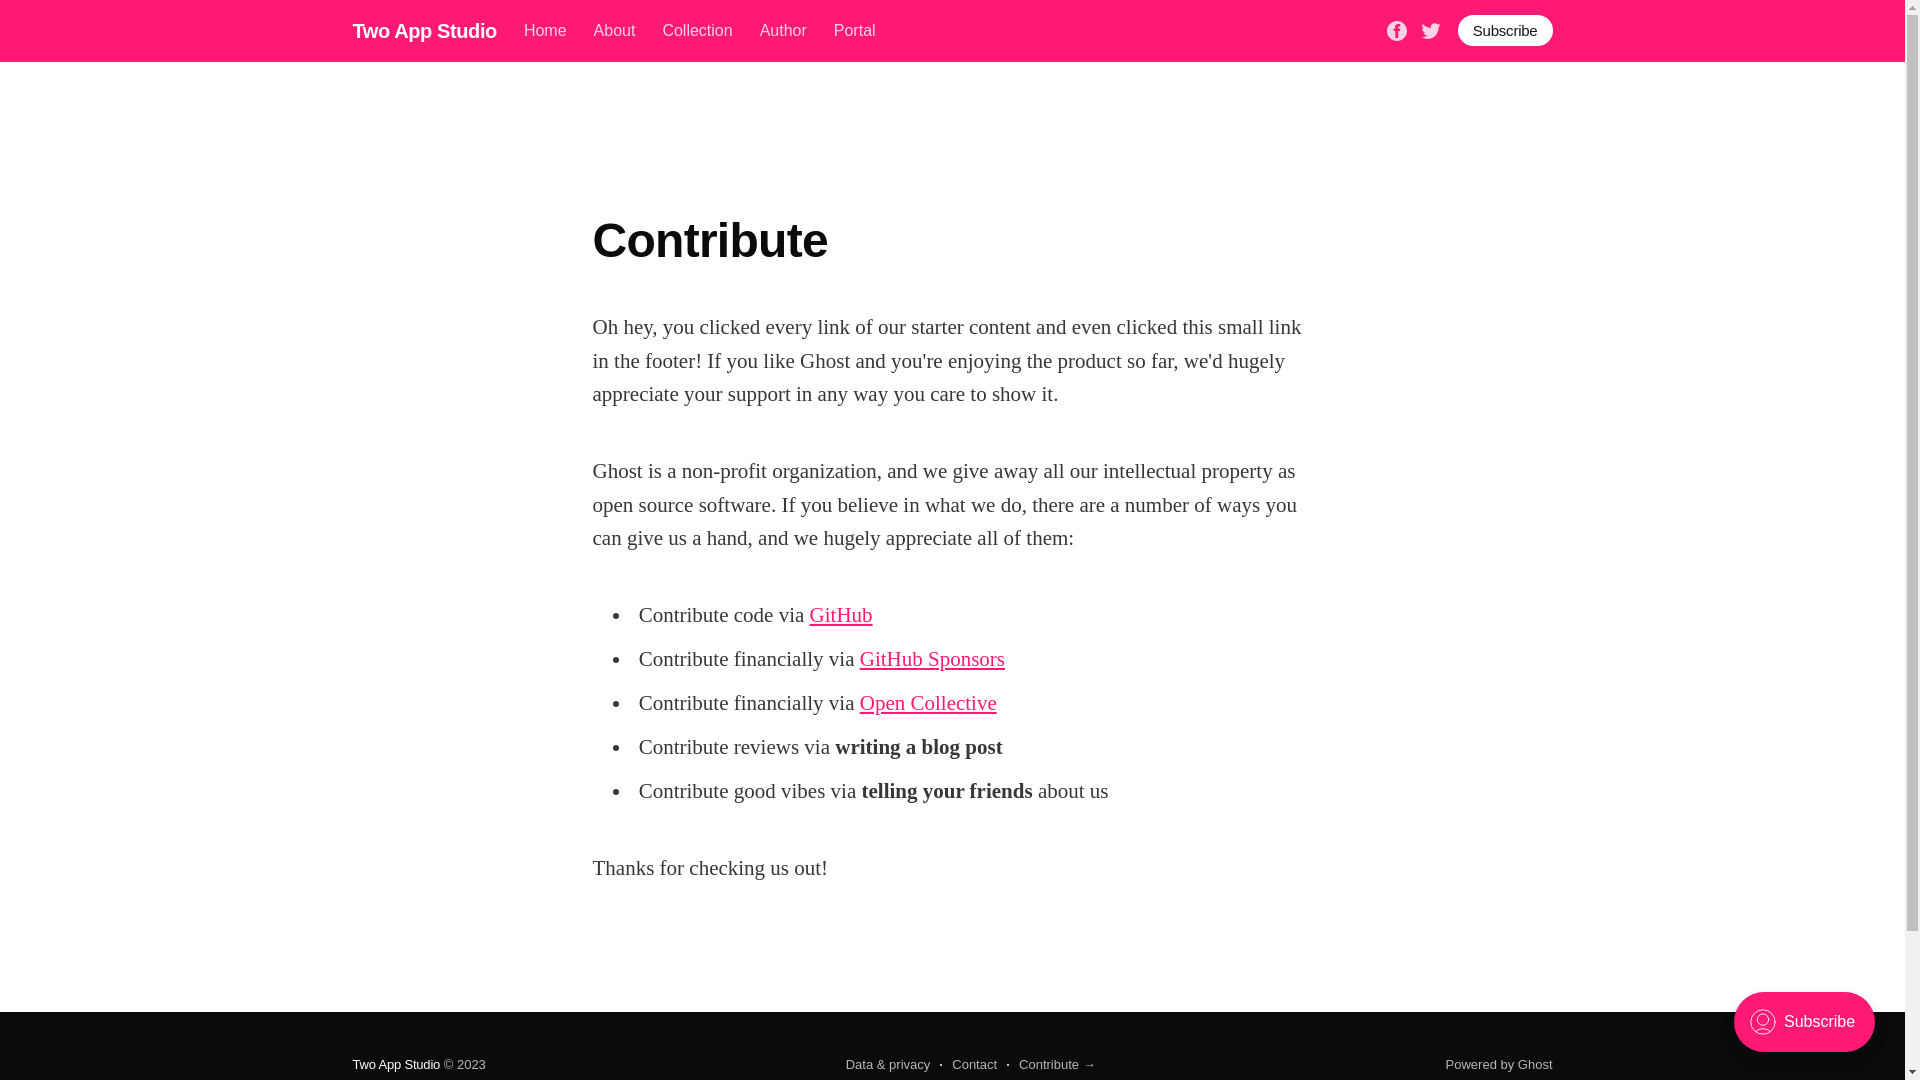 Image resolution: width=1920 pixels, height=1080 pixels. Describe the element at coordinates (841, 613) in the screenshot. I see `'GitHub'` at that location.